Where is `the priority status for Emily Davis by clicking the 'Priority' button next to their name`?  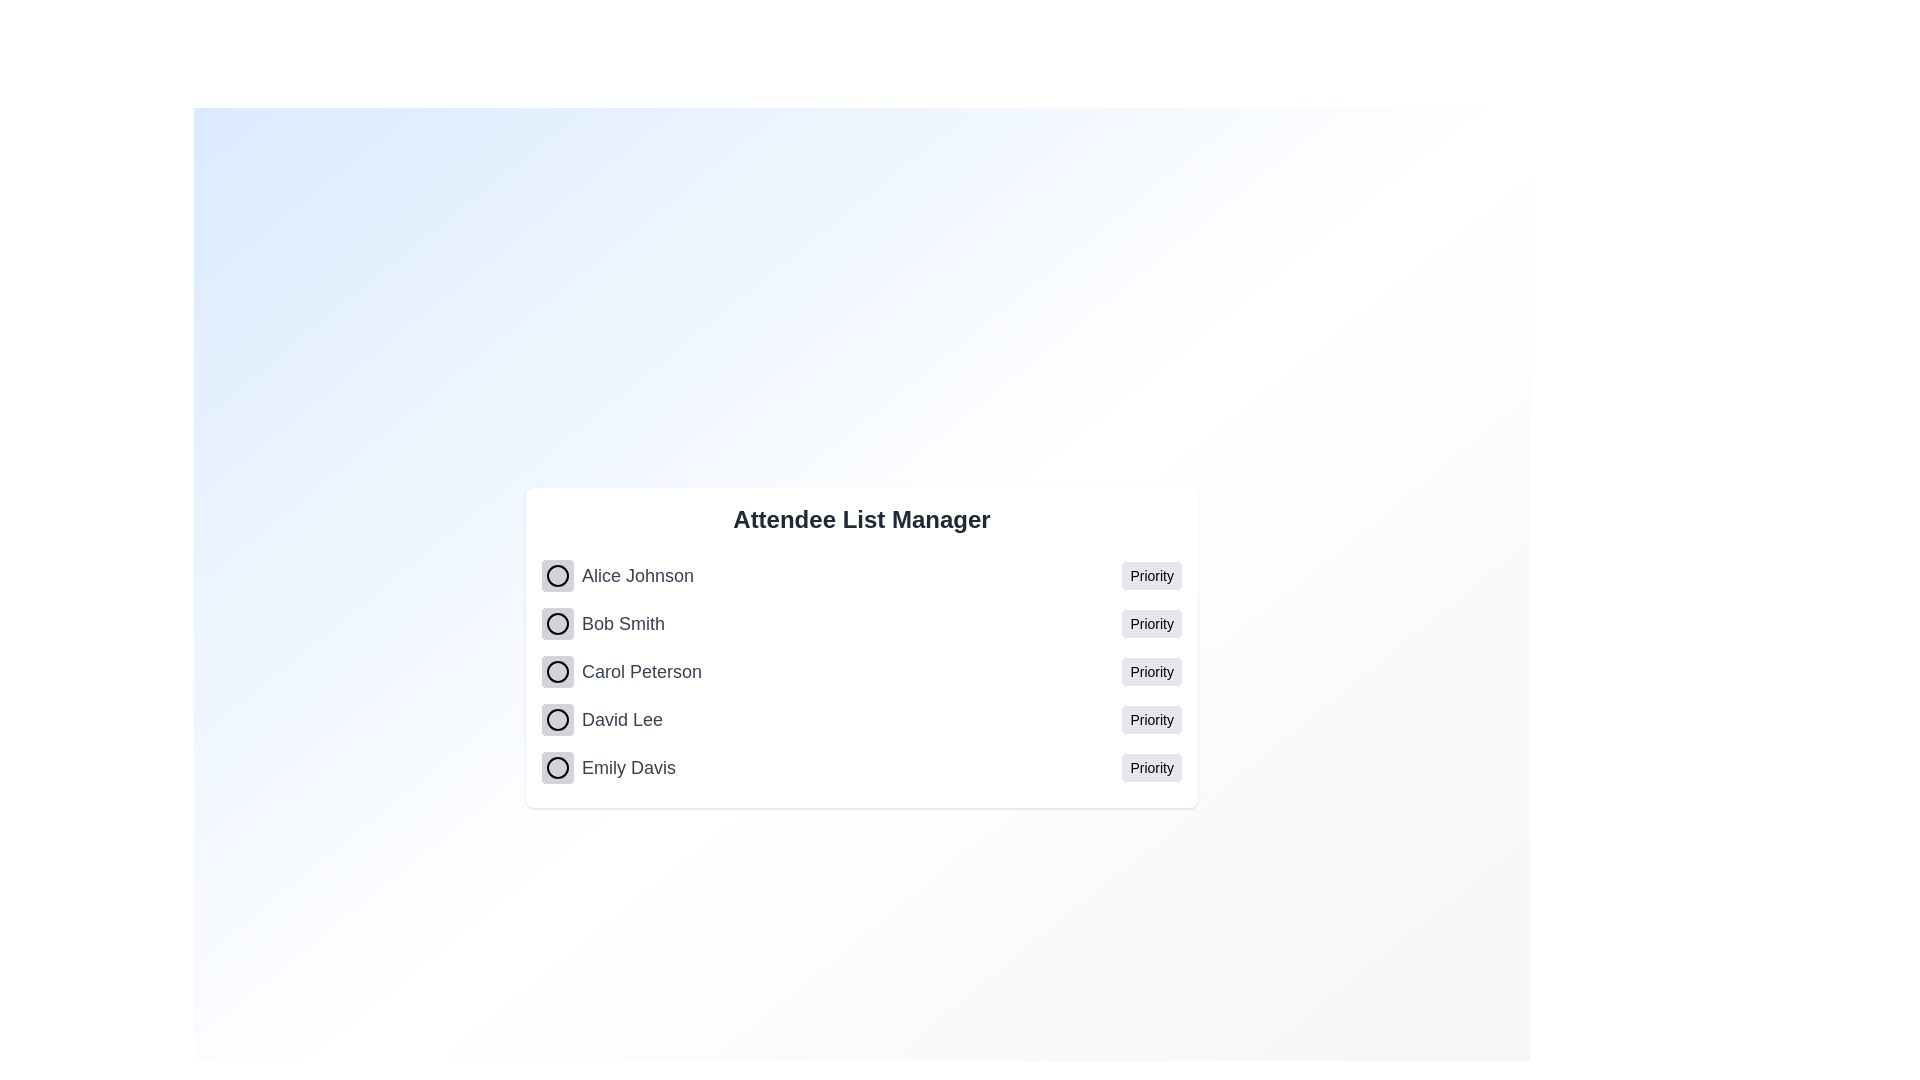 the priority status for Emily Davis by clicking the 'Priority' button next to their name is located at coordinates (1152, 766).